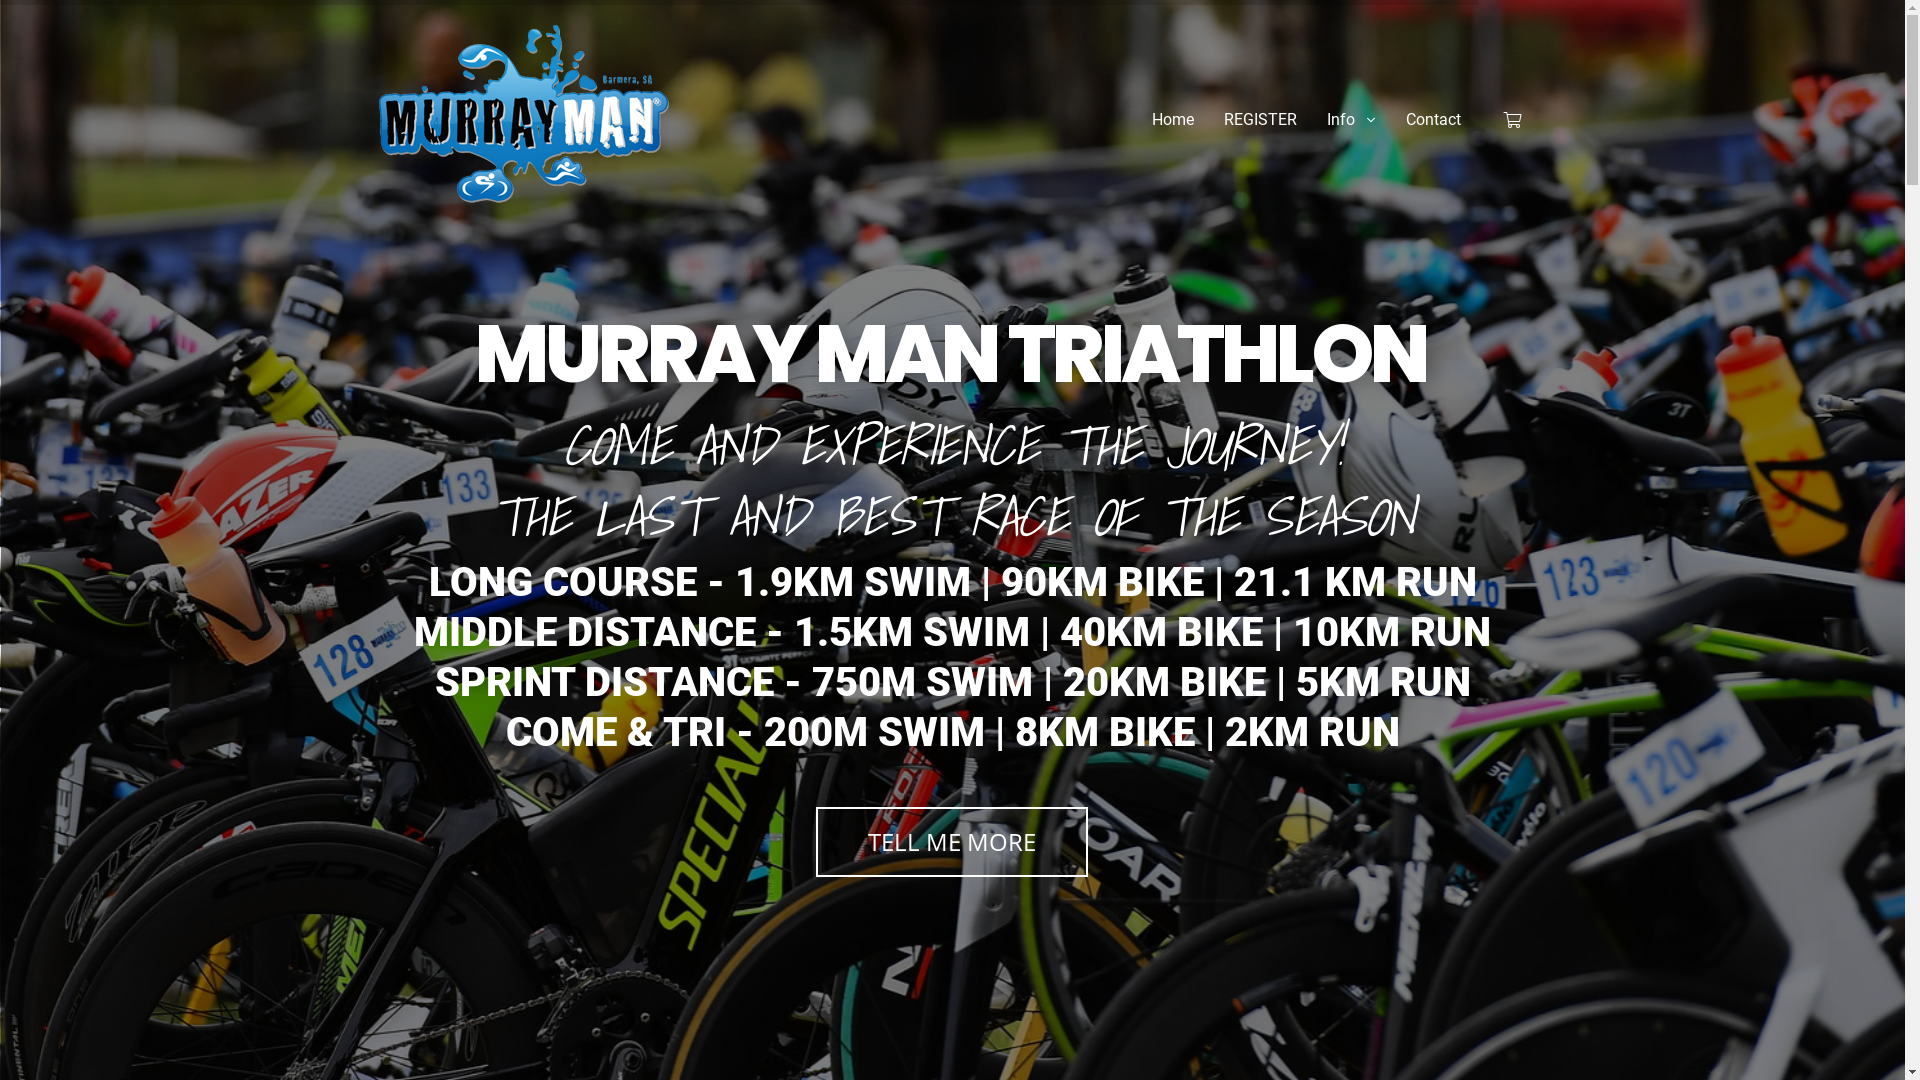 This screenshot has width=1920, height=1080. What do you see at coordinates (1432, 119) in the screenshot?
I see `'Contact'` at bounding box center [1432, 119].